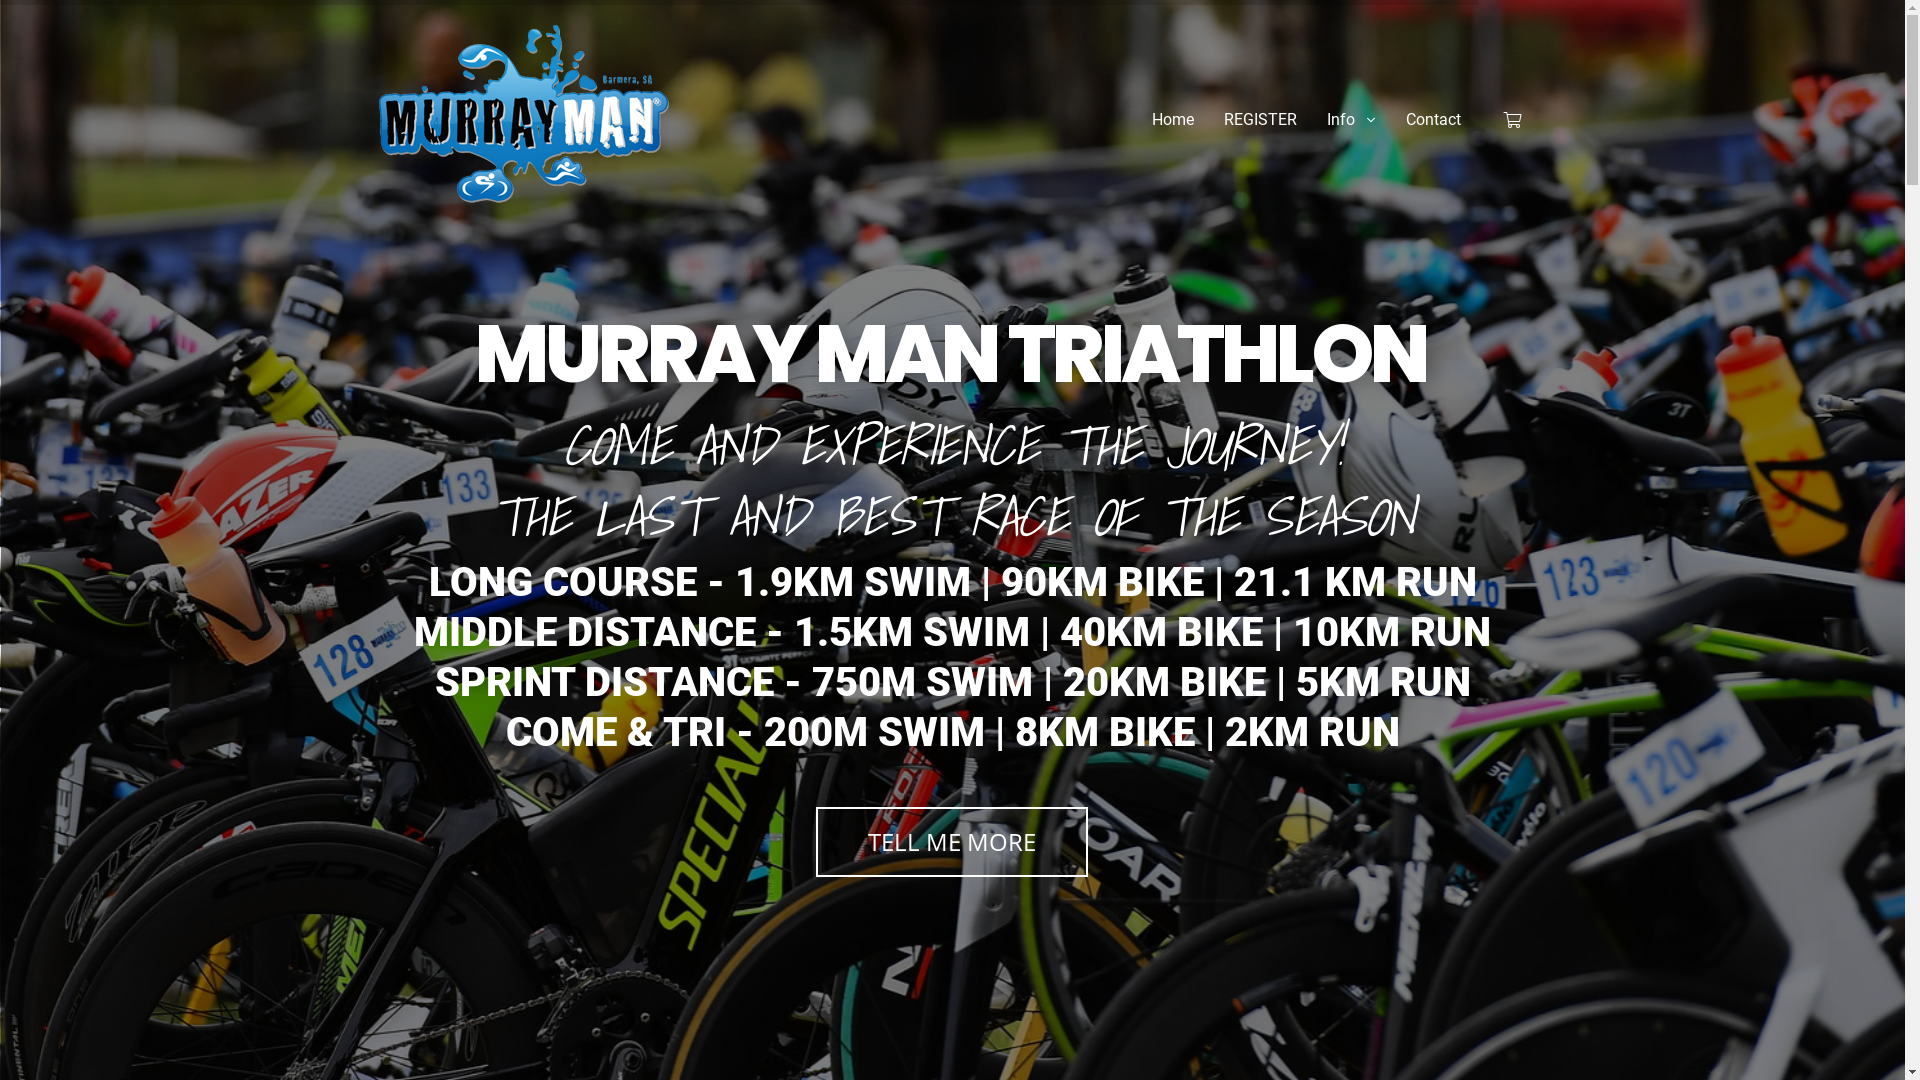 This screenshot has width=1920, height=1080. What do you see at coordinates (1432, 119) in the screenshot?
I see `'Contact'` at bounding box center [1432, 119].